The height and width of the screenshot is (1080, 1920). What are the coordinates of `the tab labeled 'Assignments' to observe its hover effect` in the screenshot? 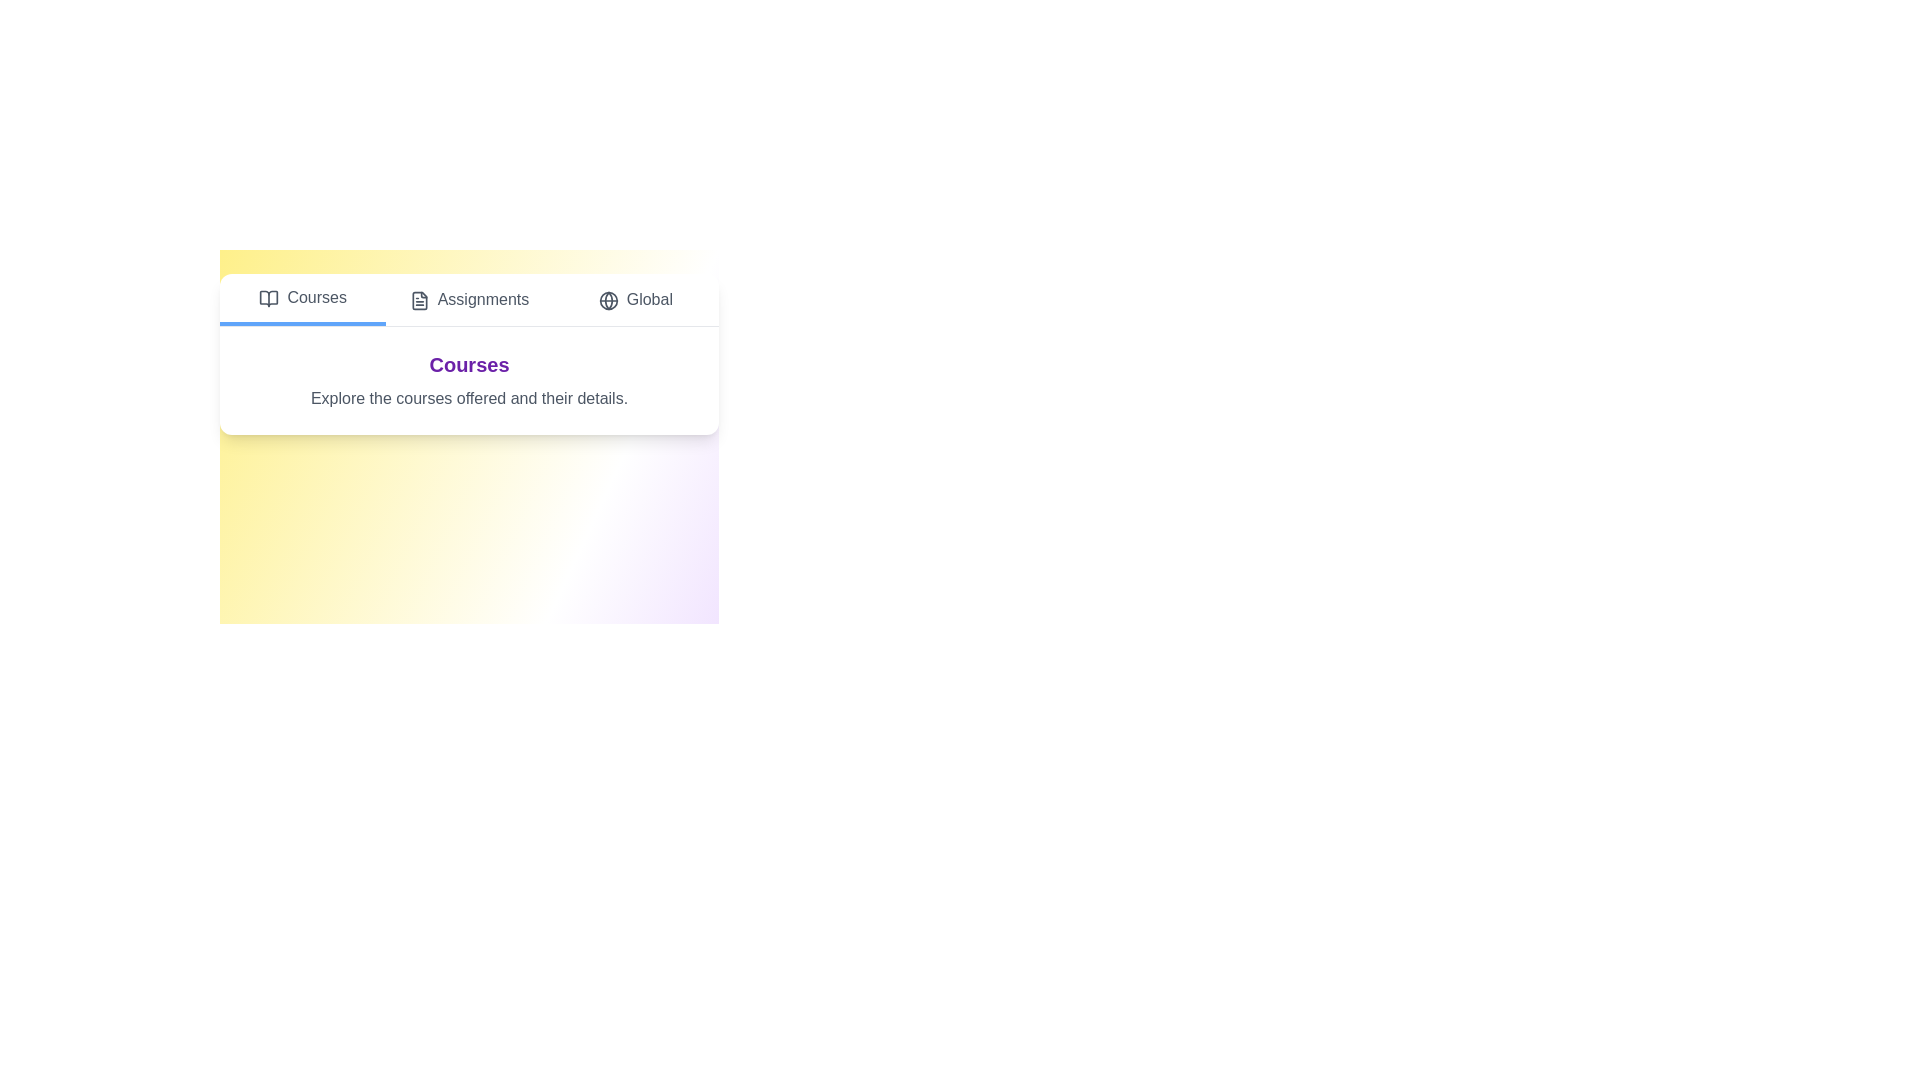 It's located at (468, 300).